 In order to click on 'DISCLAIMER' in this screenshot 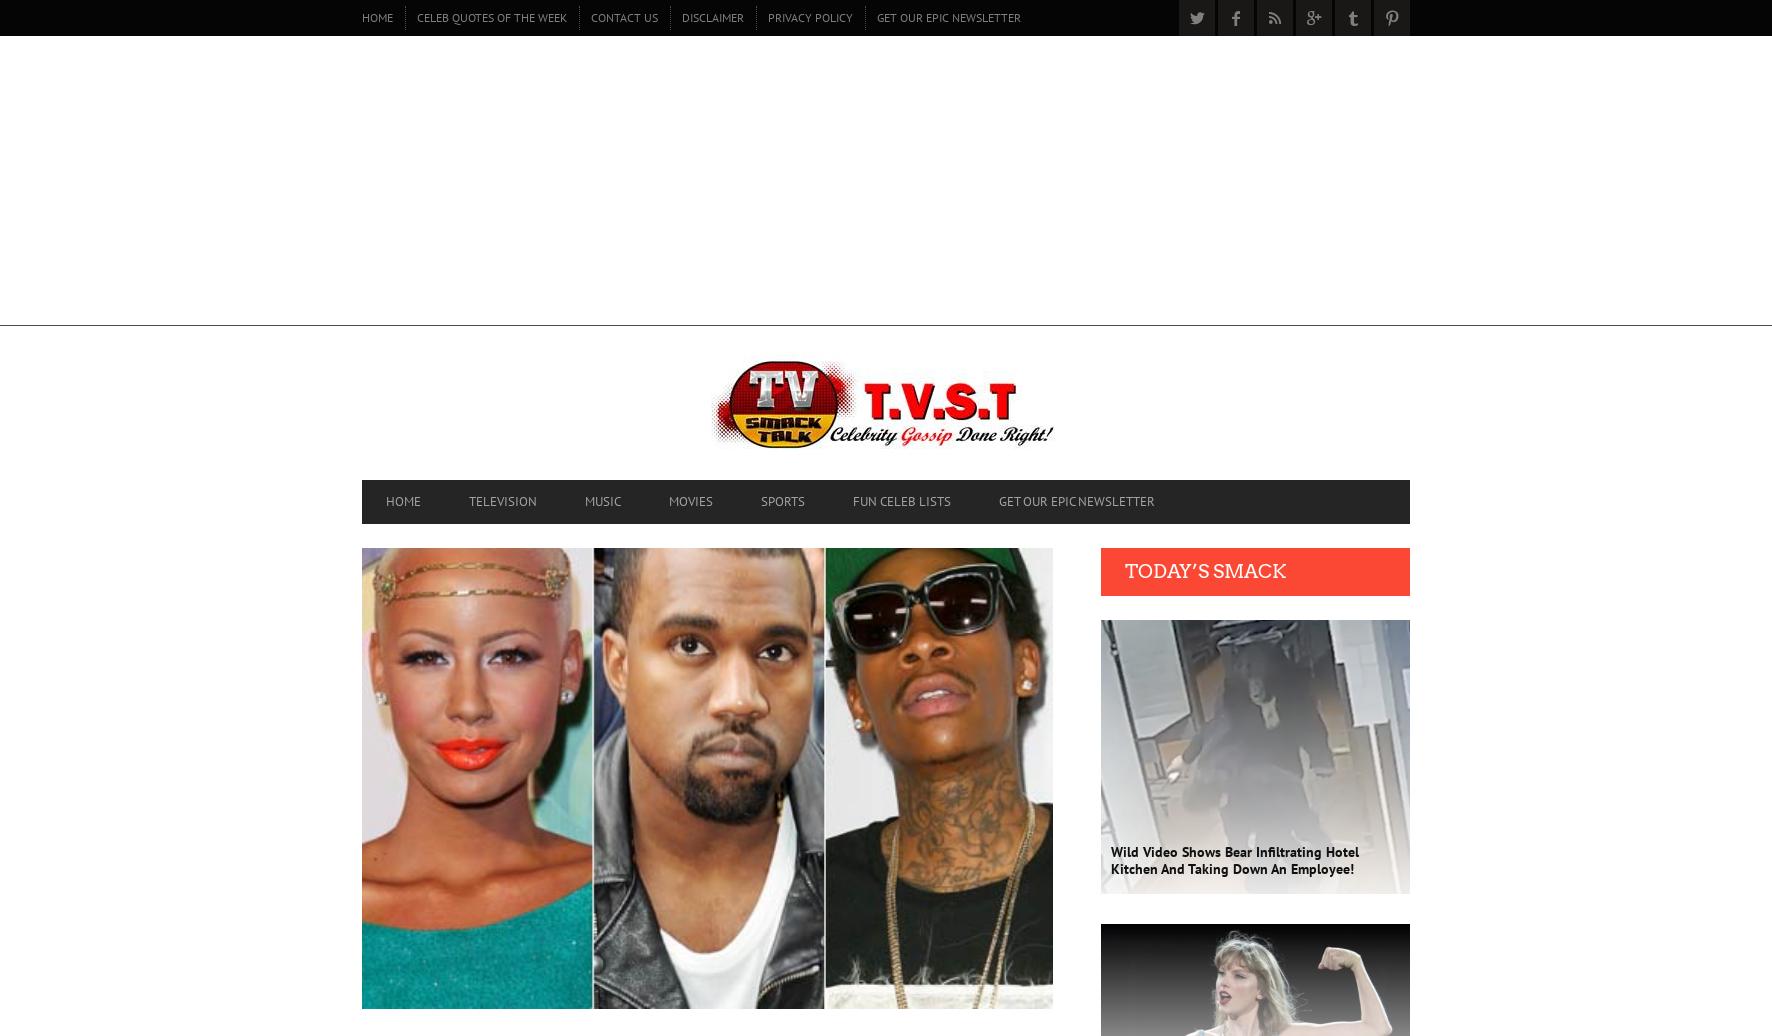, I will do `click(710, 16)`.